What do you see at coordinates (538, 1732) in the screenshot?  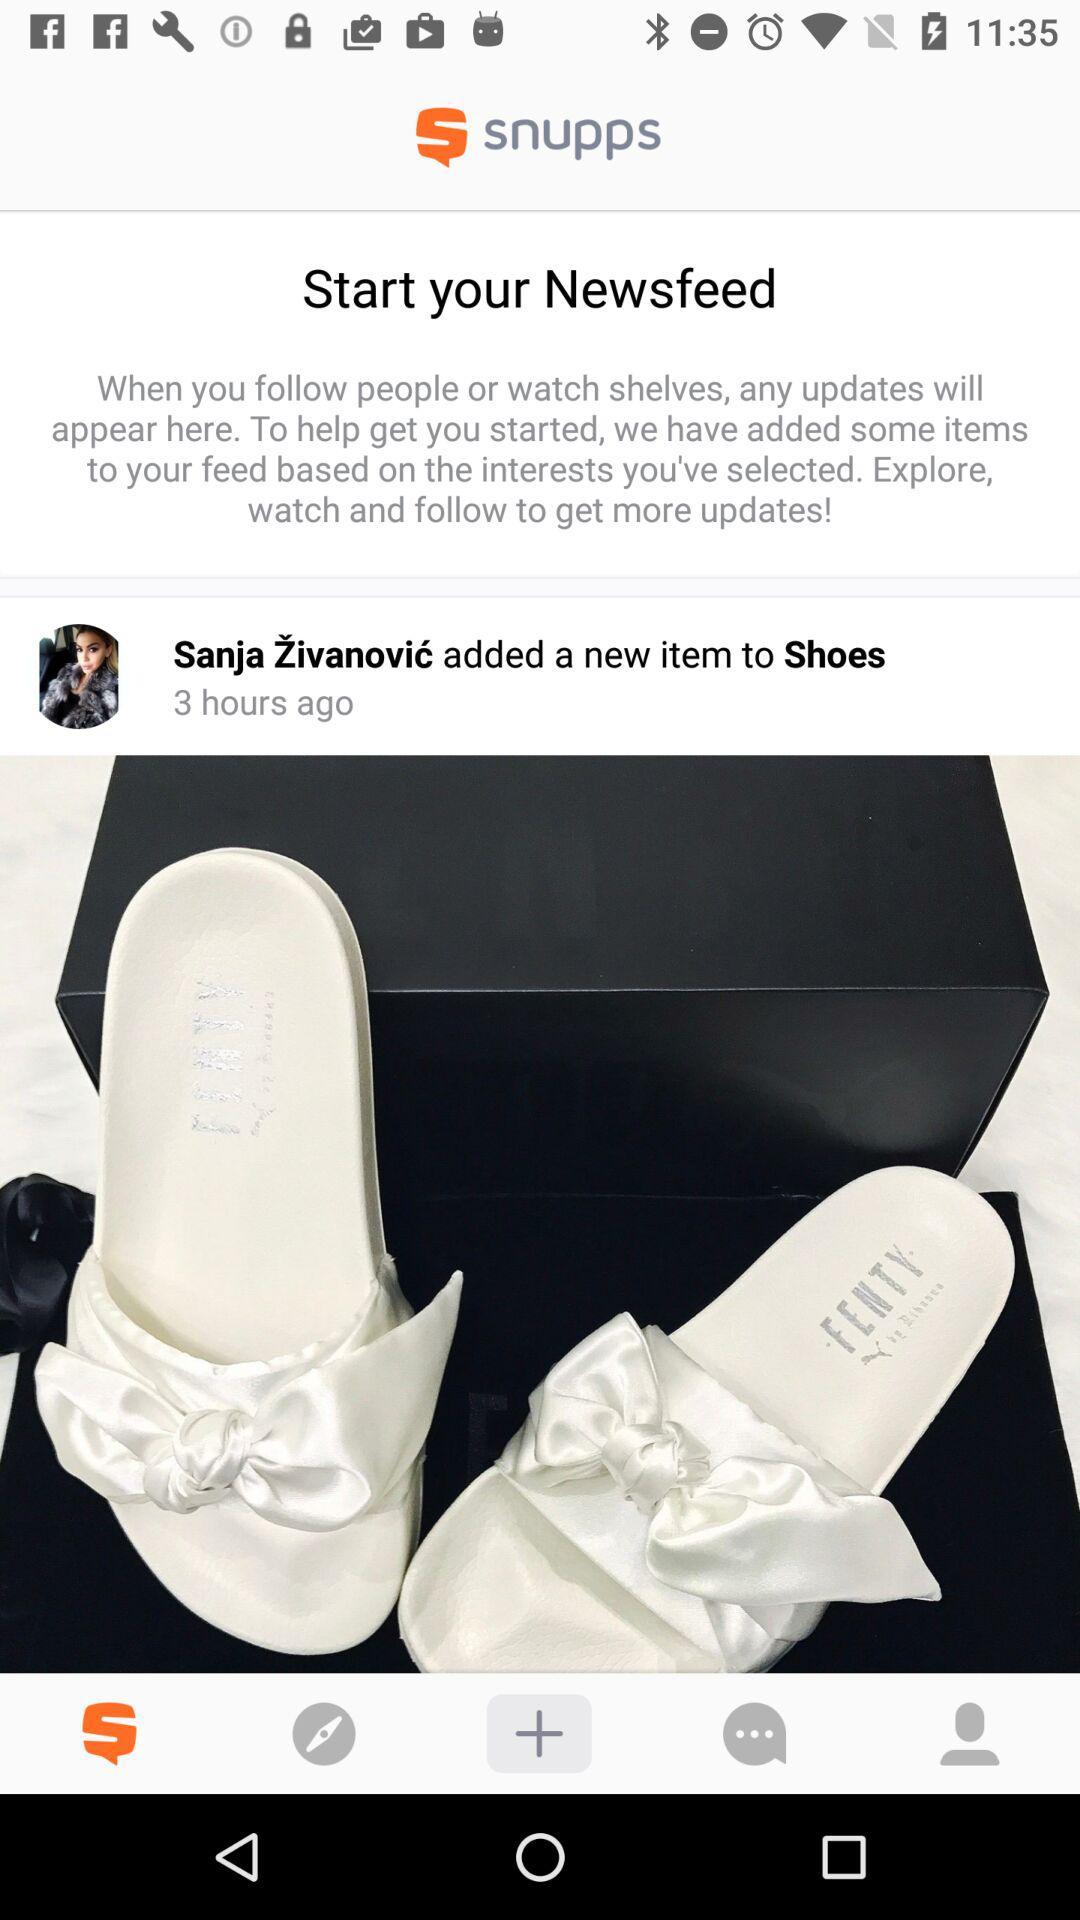 I see `to list` at bounding box center [538, 1732].